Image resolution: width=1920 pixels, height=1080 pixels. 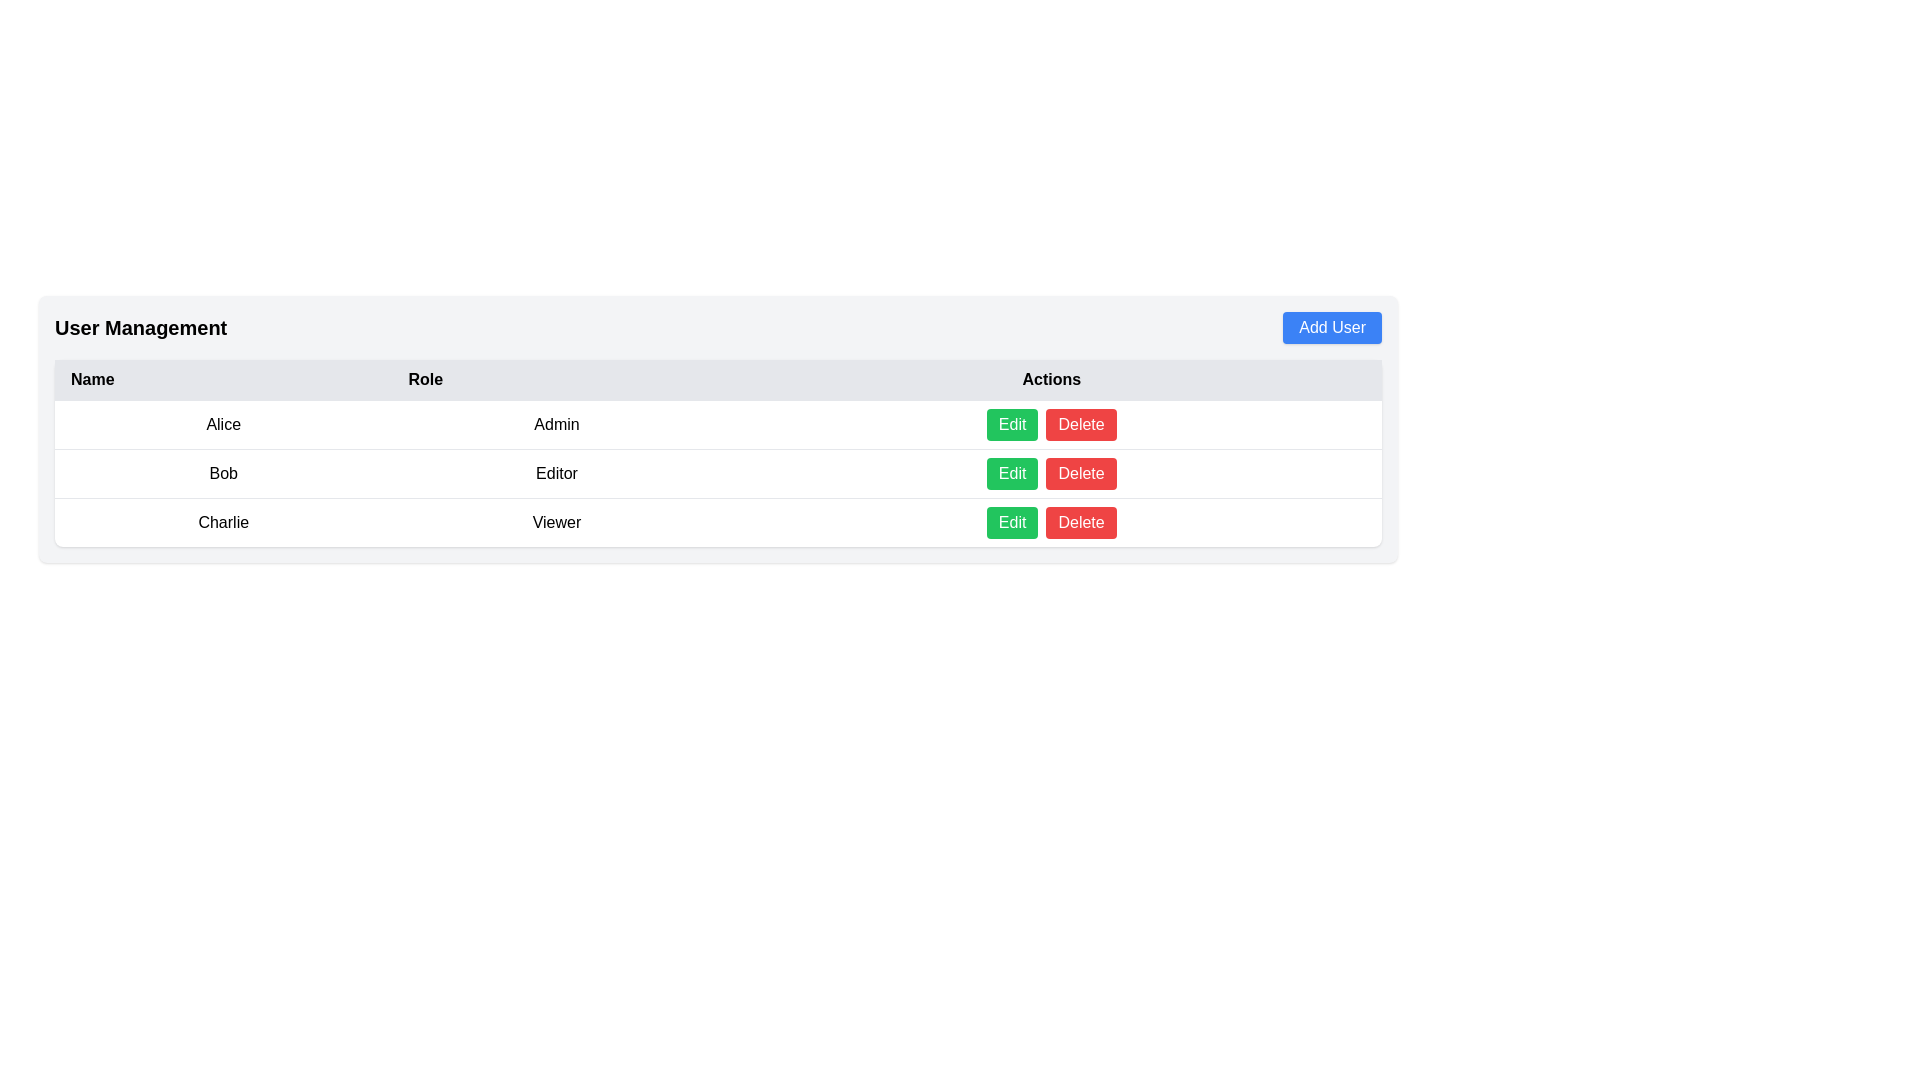 I want to click on the delete button located in the 'Actions' column of the first row, immediately to the right of the 'Edit' button, so click(x=1080, y=423).